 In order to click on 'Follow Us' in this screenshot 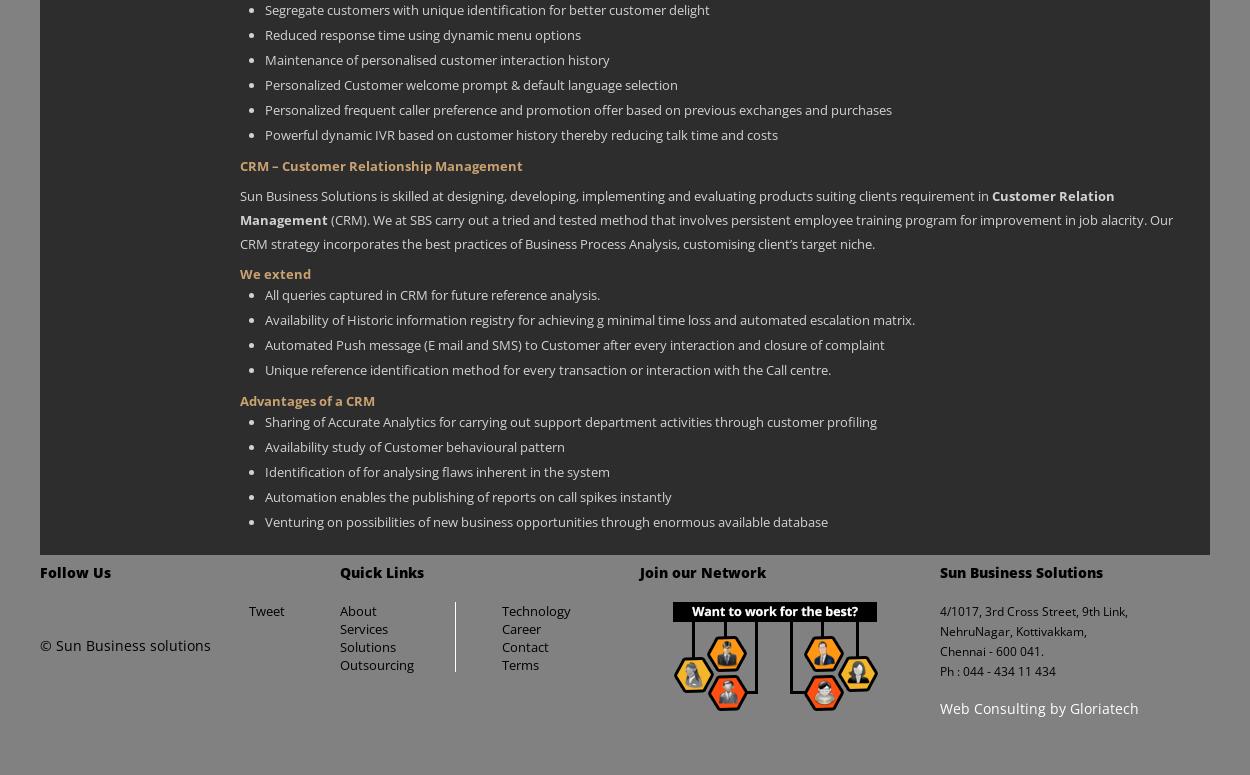, I will do `click(40, 570)`.